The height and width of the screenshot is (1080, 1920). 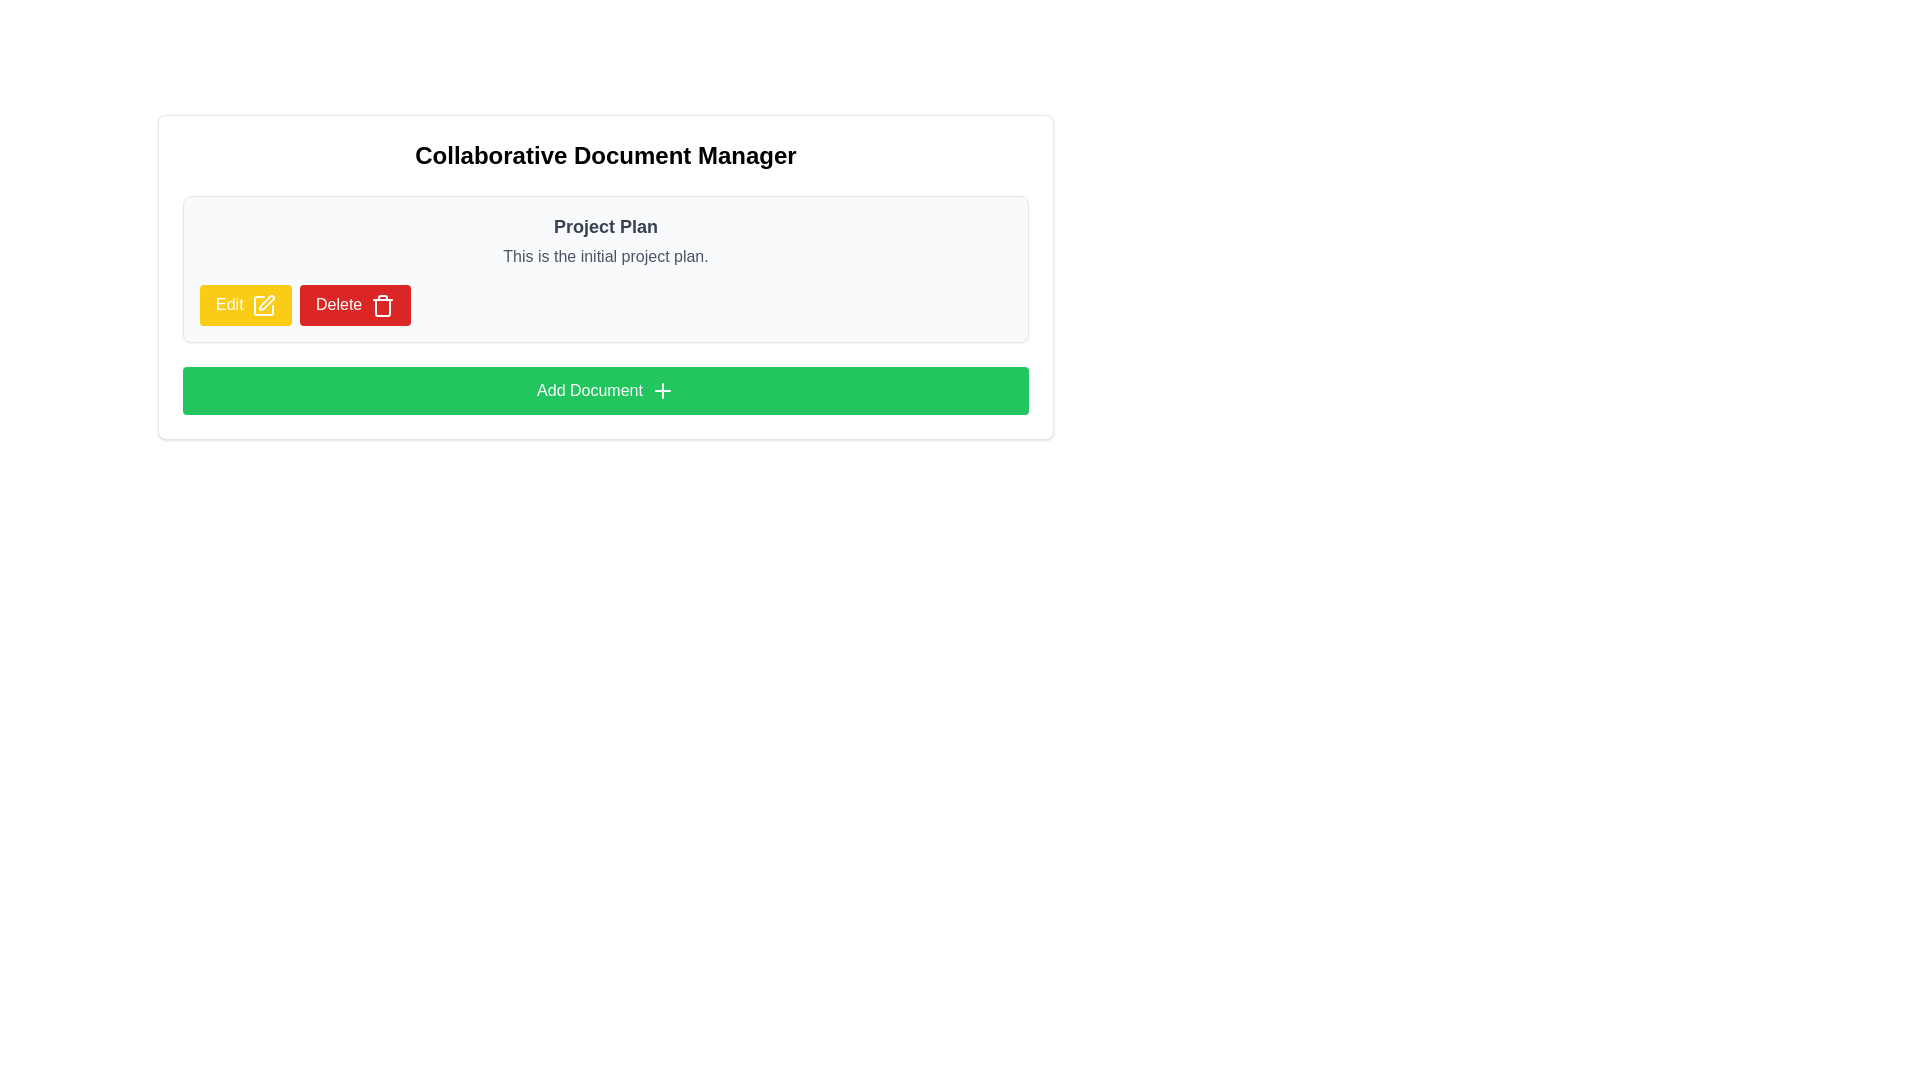 What do you see at coordinates (263, 305) in the screenshot?
I see `the edit icon located on the right side of the yellow 'Edit' button` at bounding box center [263, 305].